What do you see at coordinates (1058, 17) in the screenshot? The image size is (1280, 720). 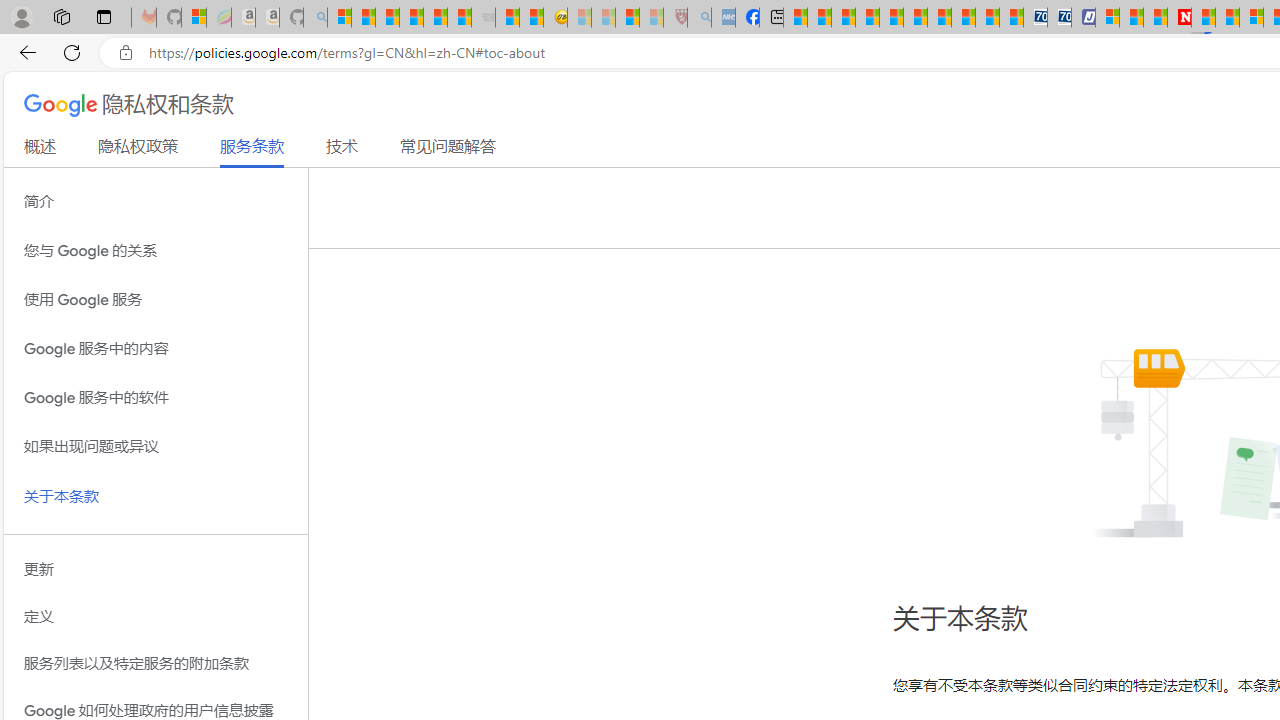 I see `'Cheap Hotels - Save70.com'` at bounding box center [1058, 17].